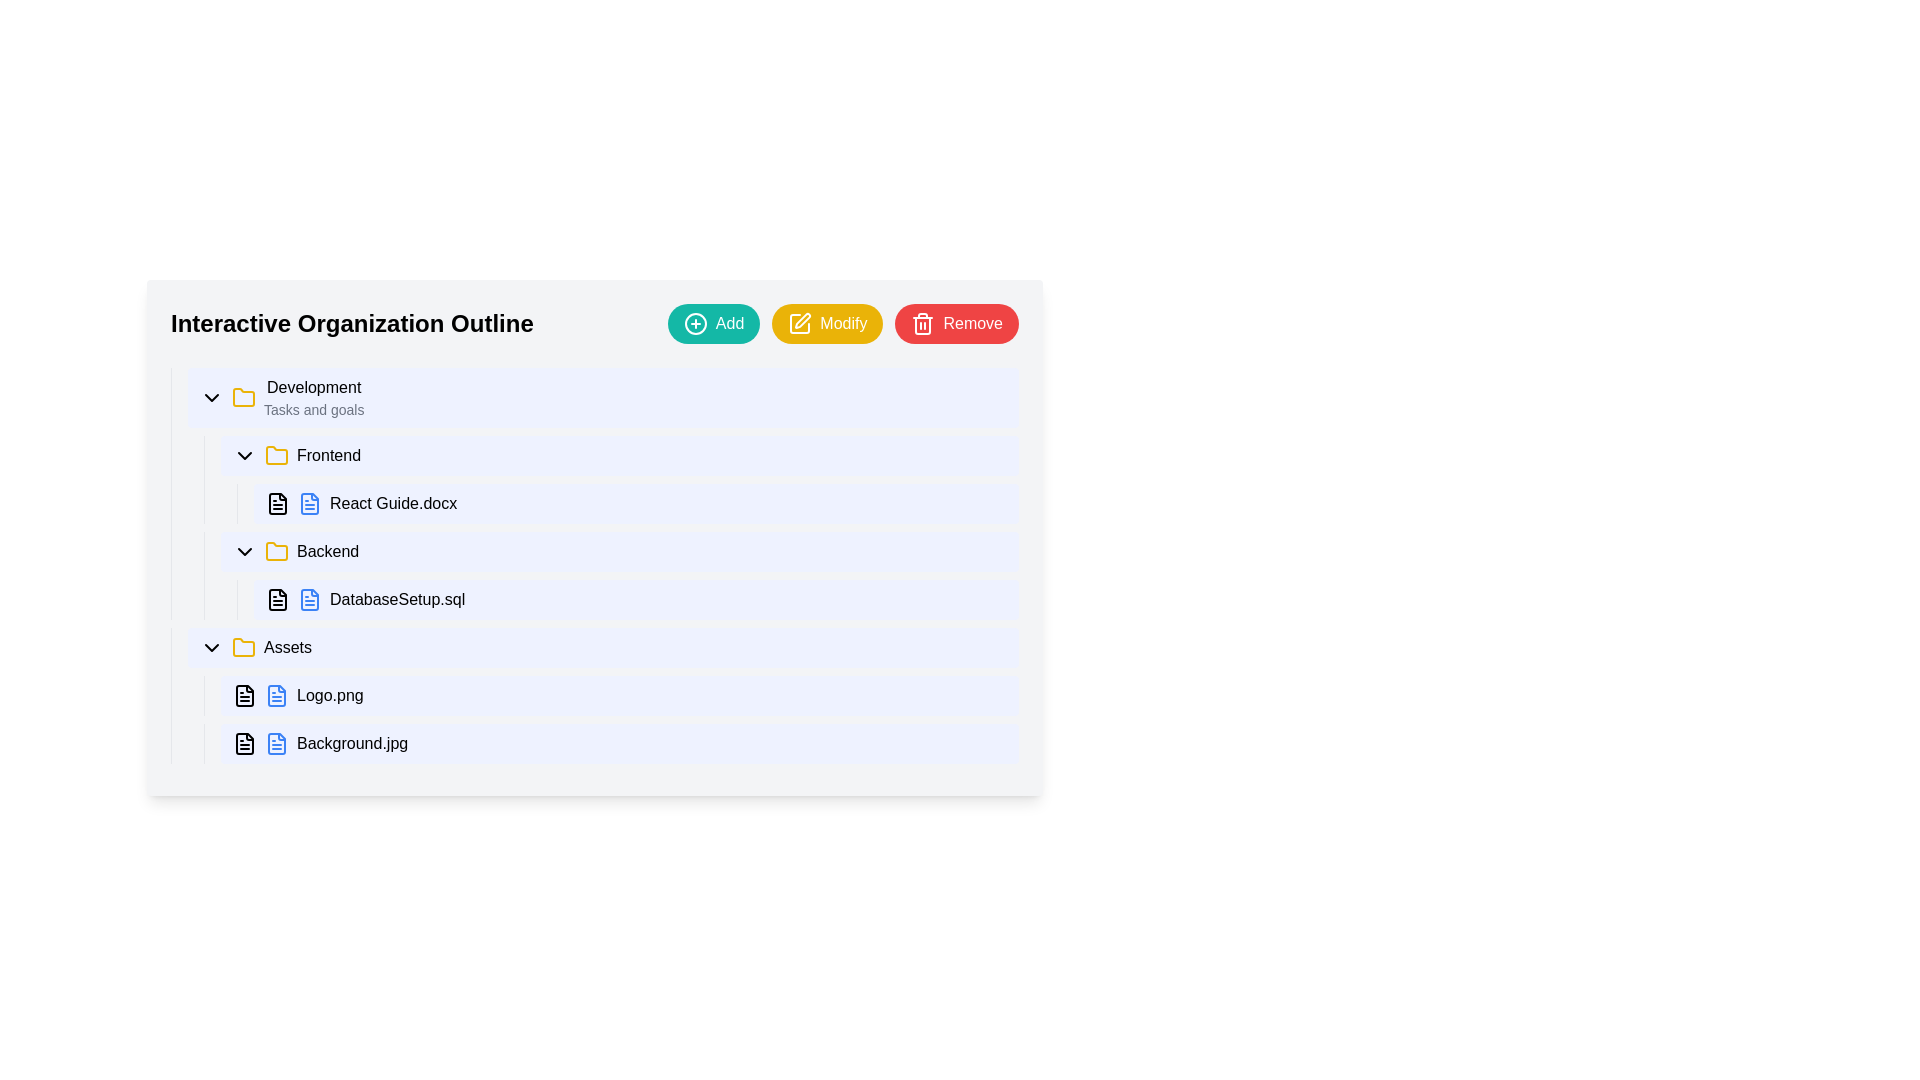  What do you see at coordinates (276, 744) in the screenshot?
I see `the icon representing the file labeled 'Background.jpg', located at the far left of its row in the file list` at bounding box center [276, 744].